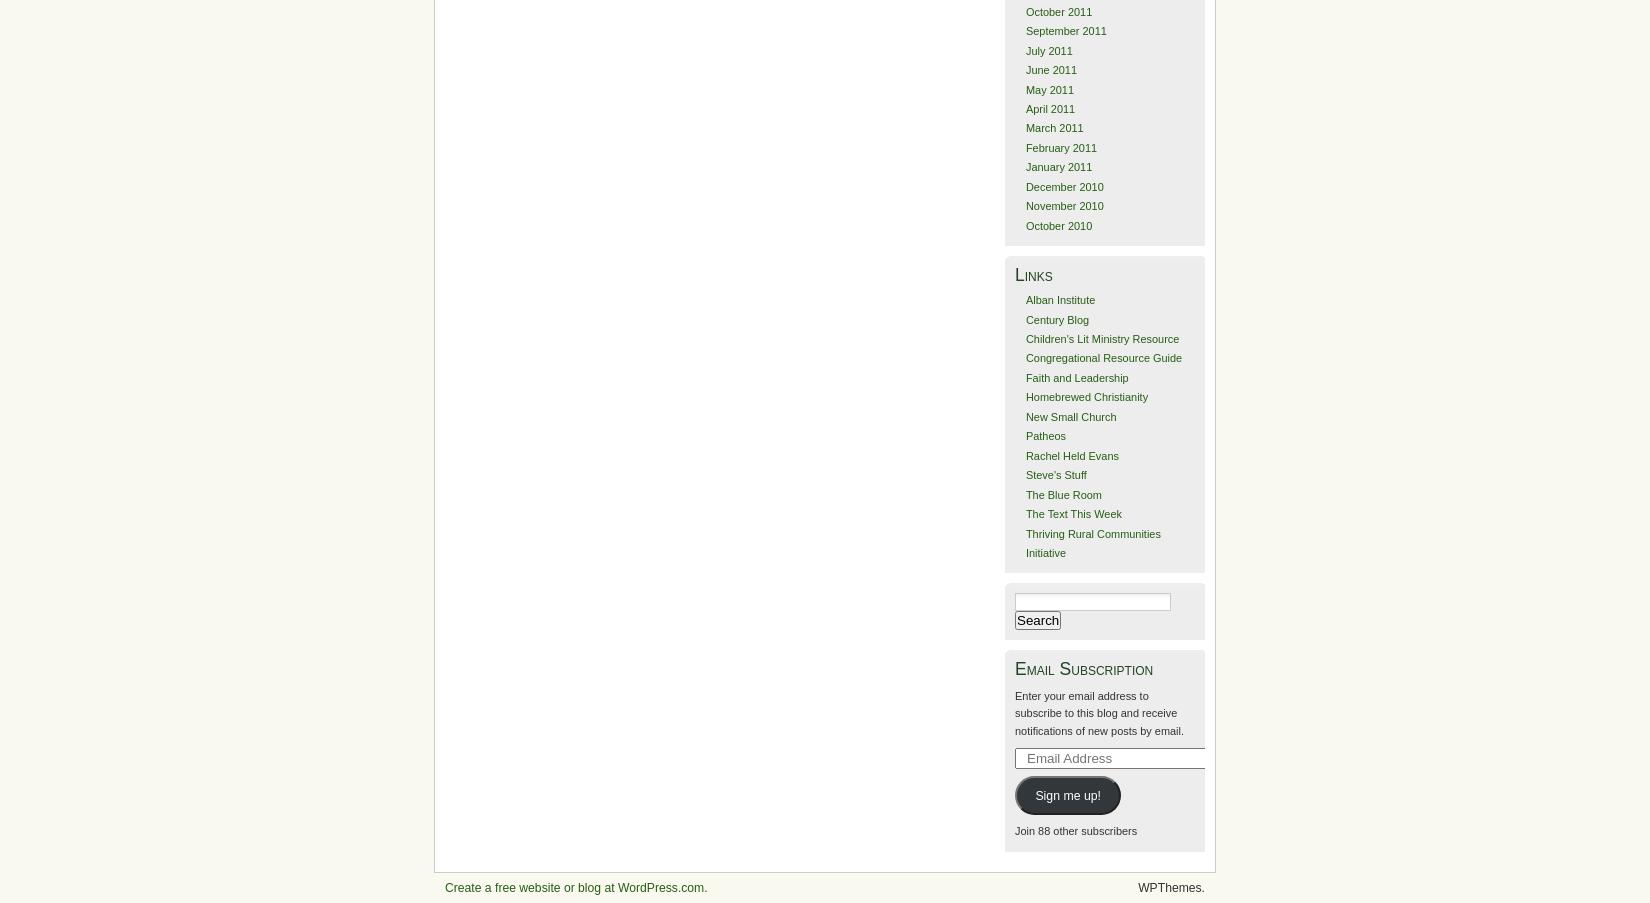  What do you see at coordinates (1024, 49) in the screenshot?
I see `'July 2011'` at bounding box center [1024, 49].